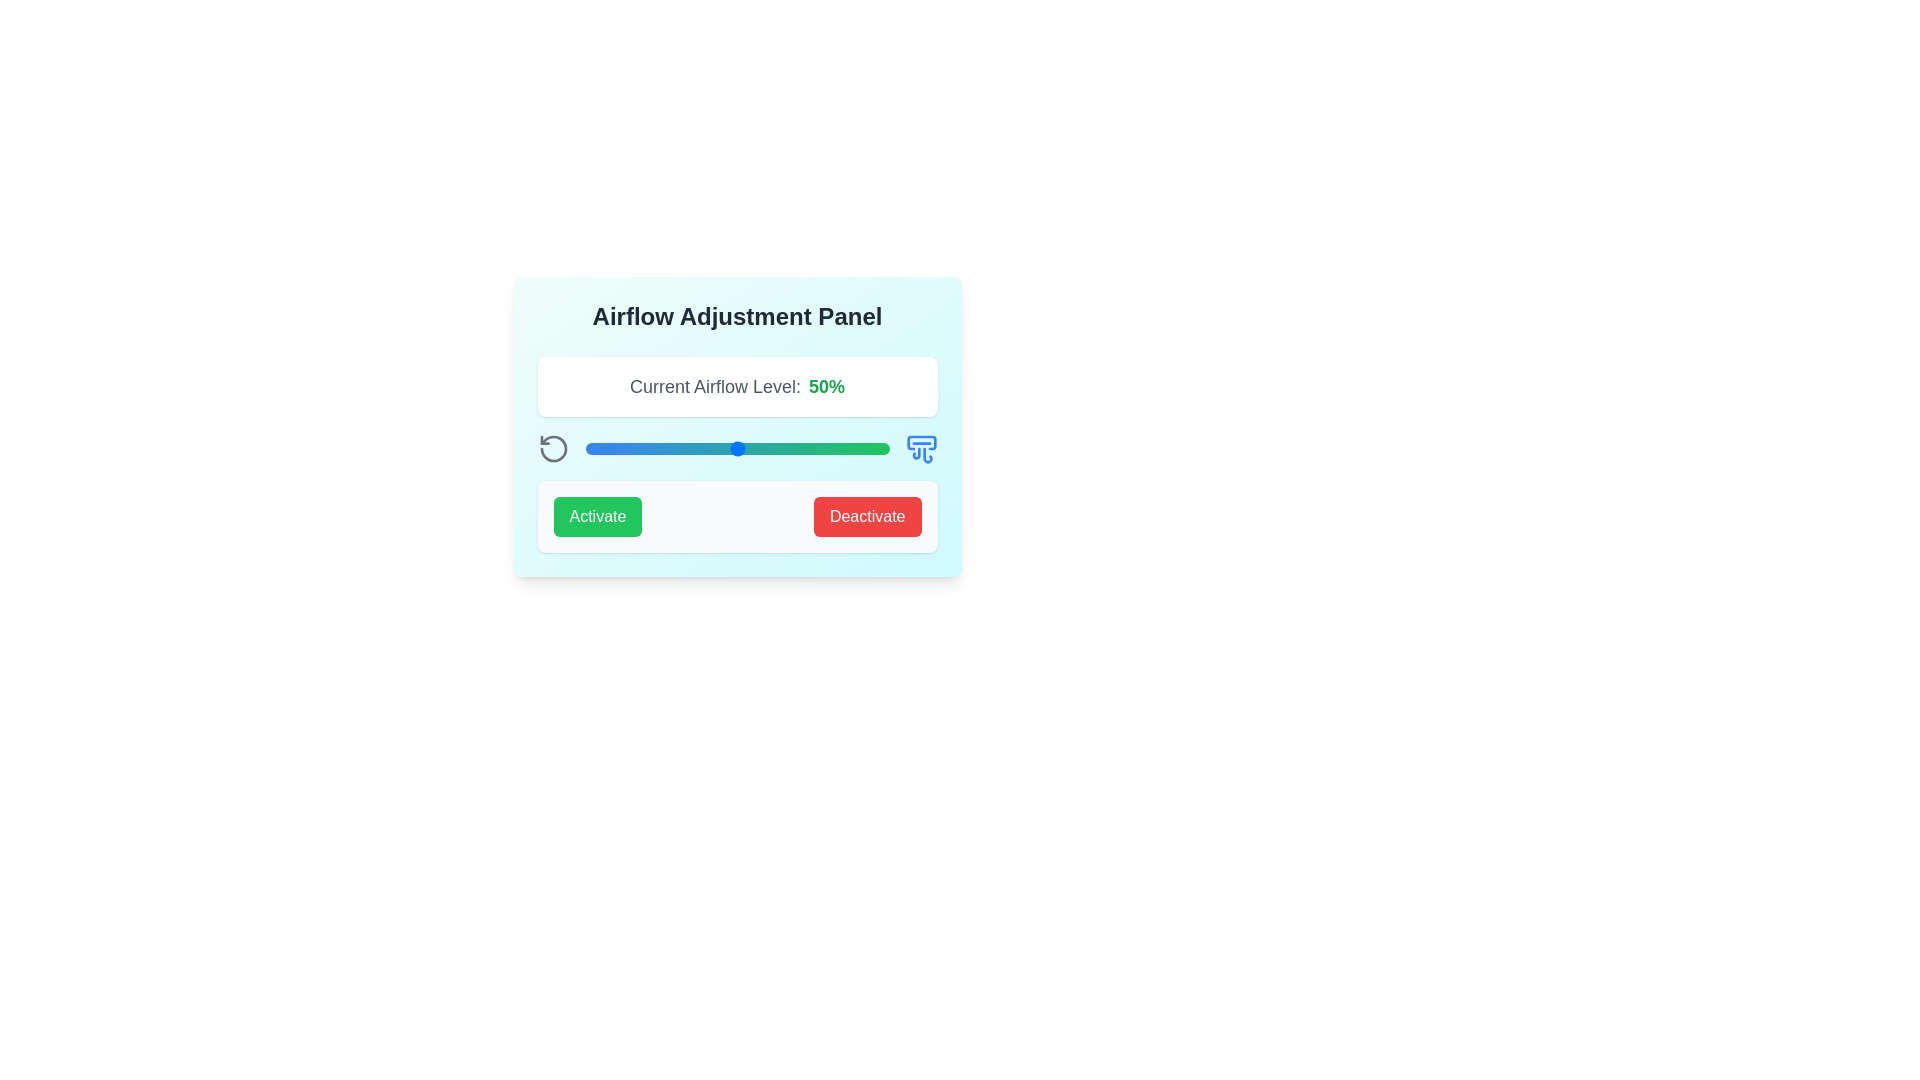  I want to click on the AirVent icon to interact with its functionality, so click(920, 447).